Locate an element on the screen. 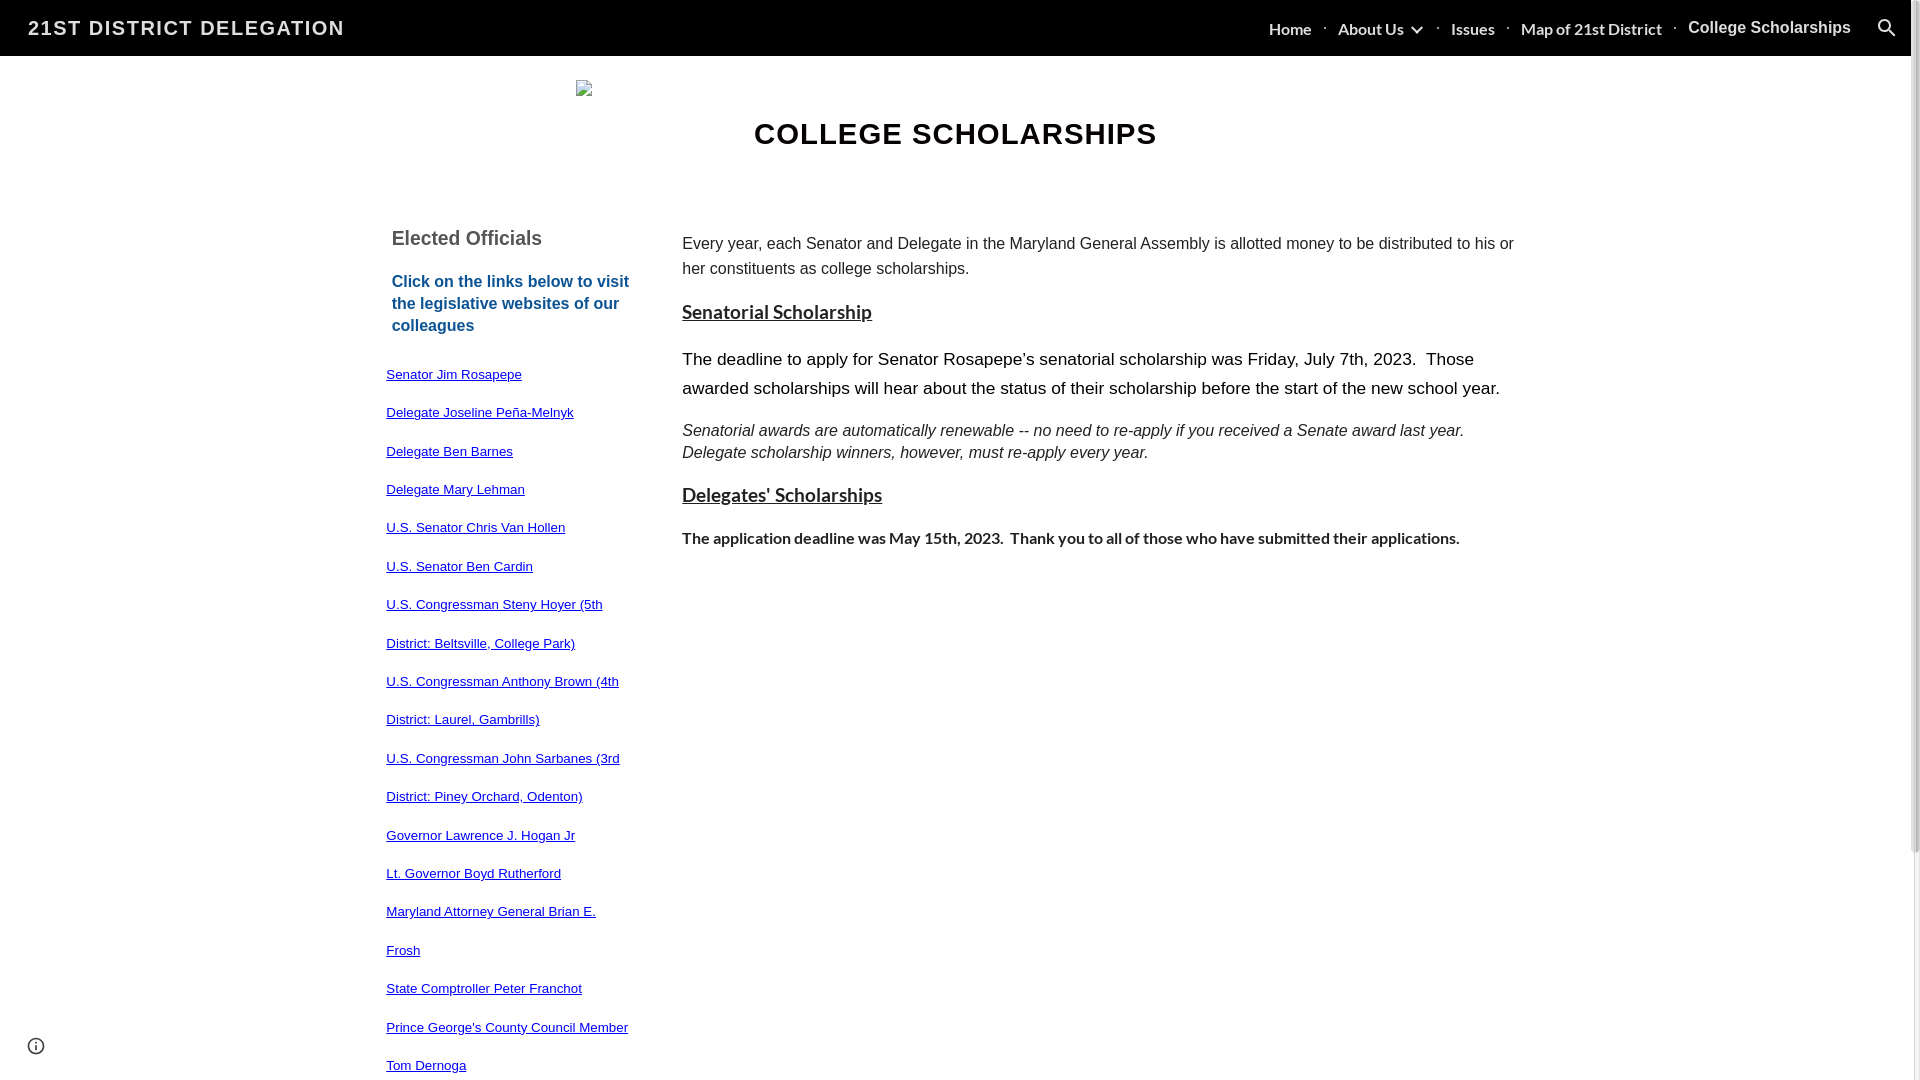  'State Comptroller Peter Franchot' is located at coordinates (484, 986).